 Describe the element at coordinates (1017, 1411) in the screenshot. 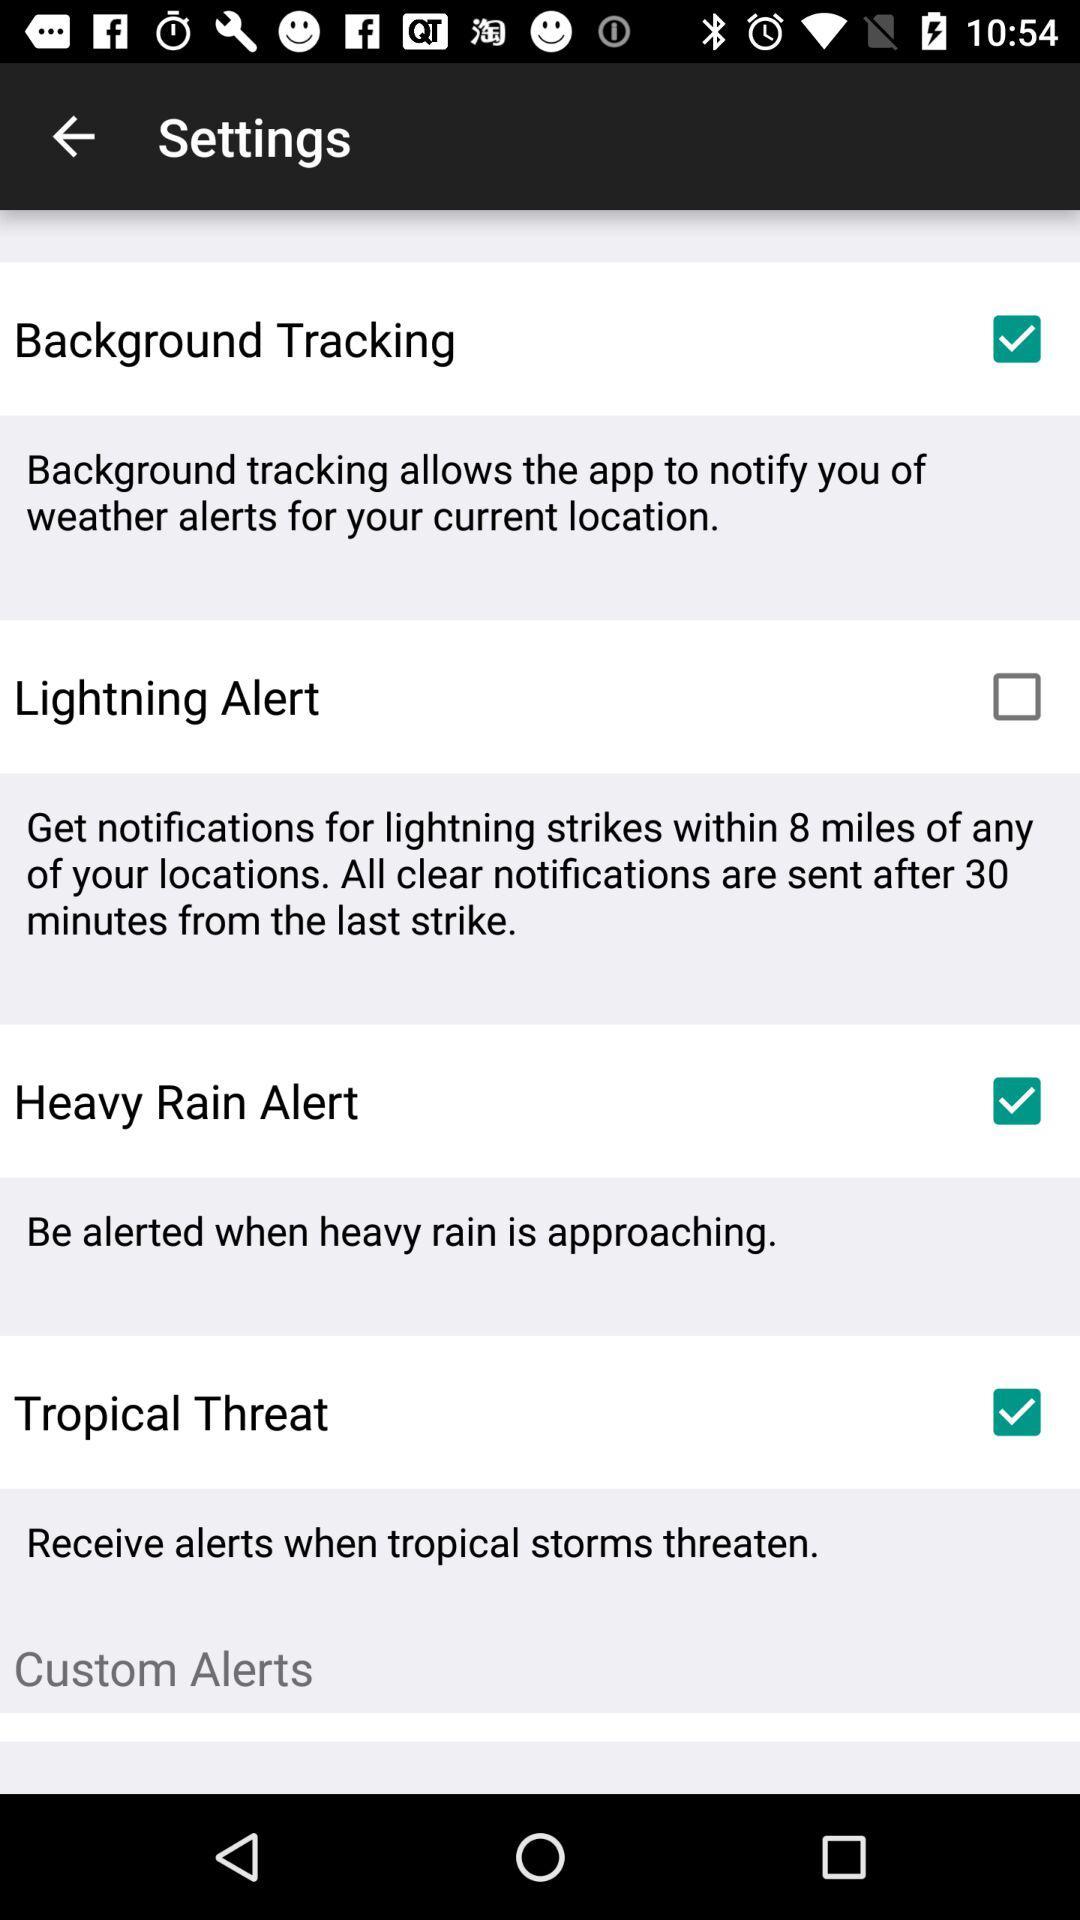

I see `tropical threat on` at that location.